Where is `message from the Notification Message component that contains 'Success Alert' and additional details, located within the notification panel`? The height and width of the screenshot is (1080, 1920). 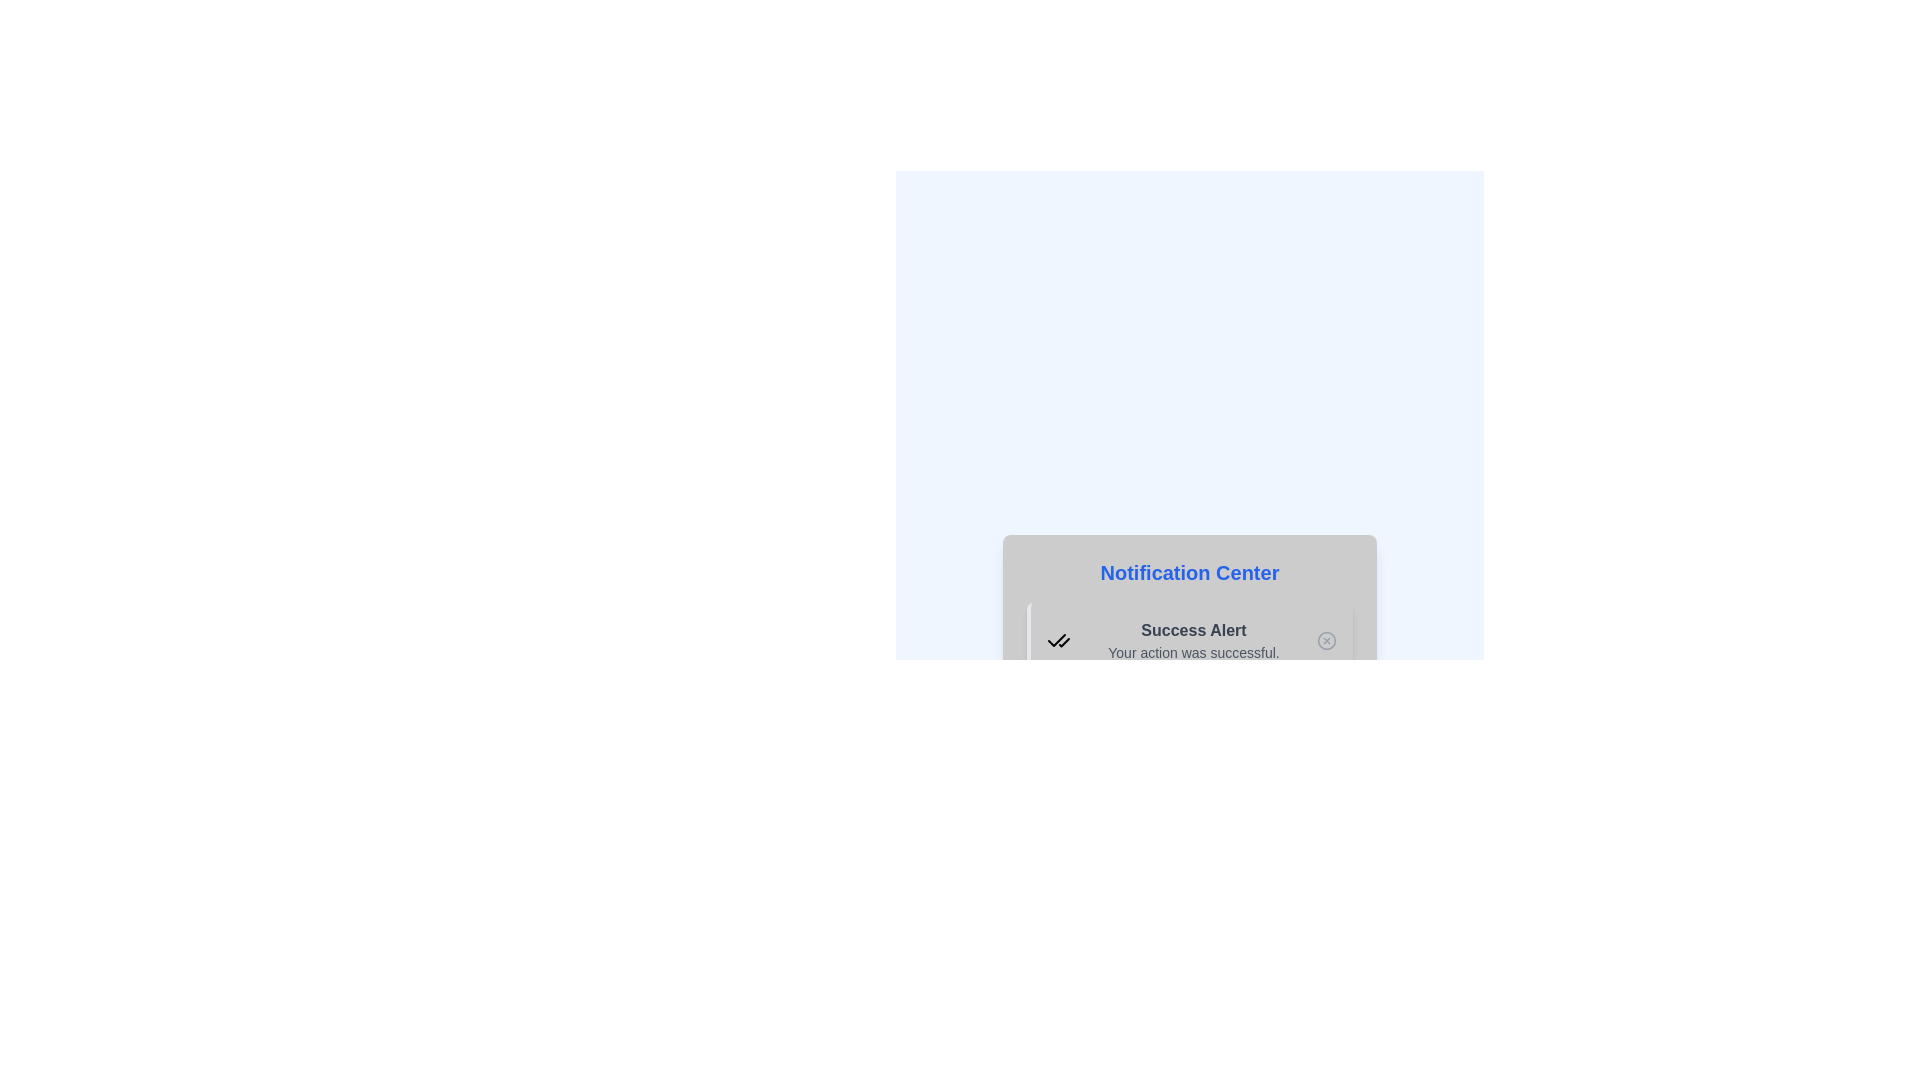 message from the Notification Message component that contains 'Success Alert' and additional details, located within the notification panel is located at coordinates (1194, 640).